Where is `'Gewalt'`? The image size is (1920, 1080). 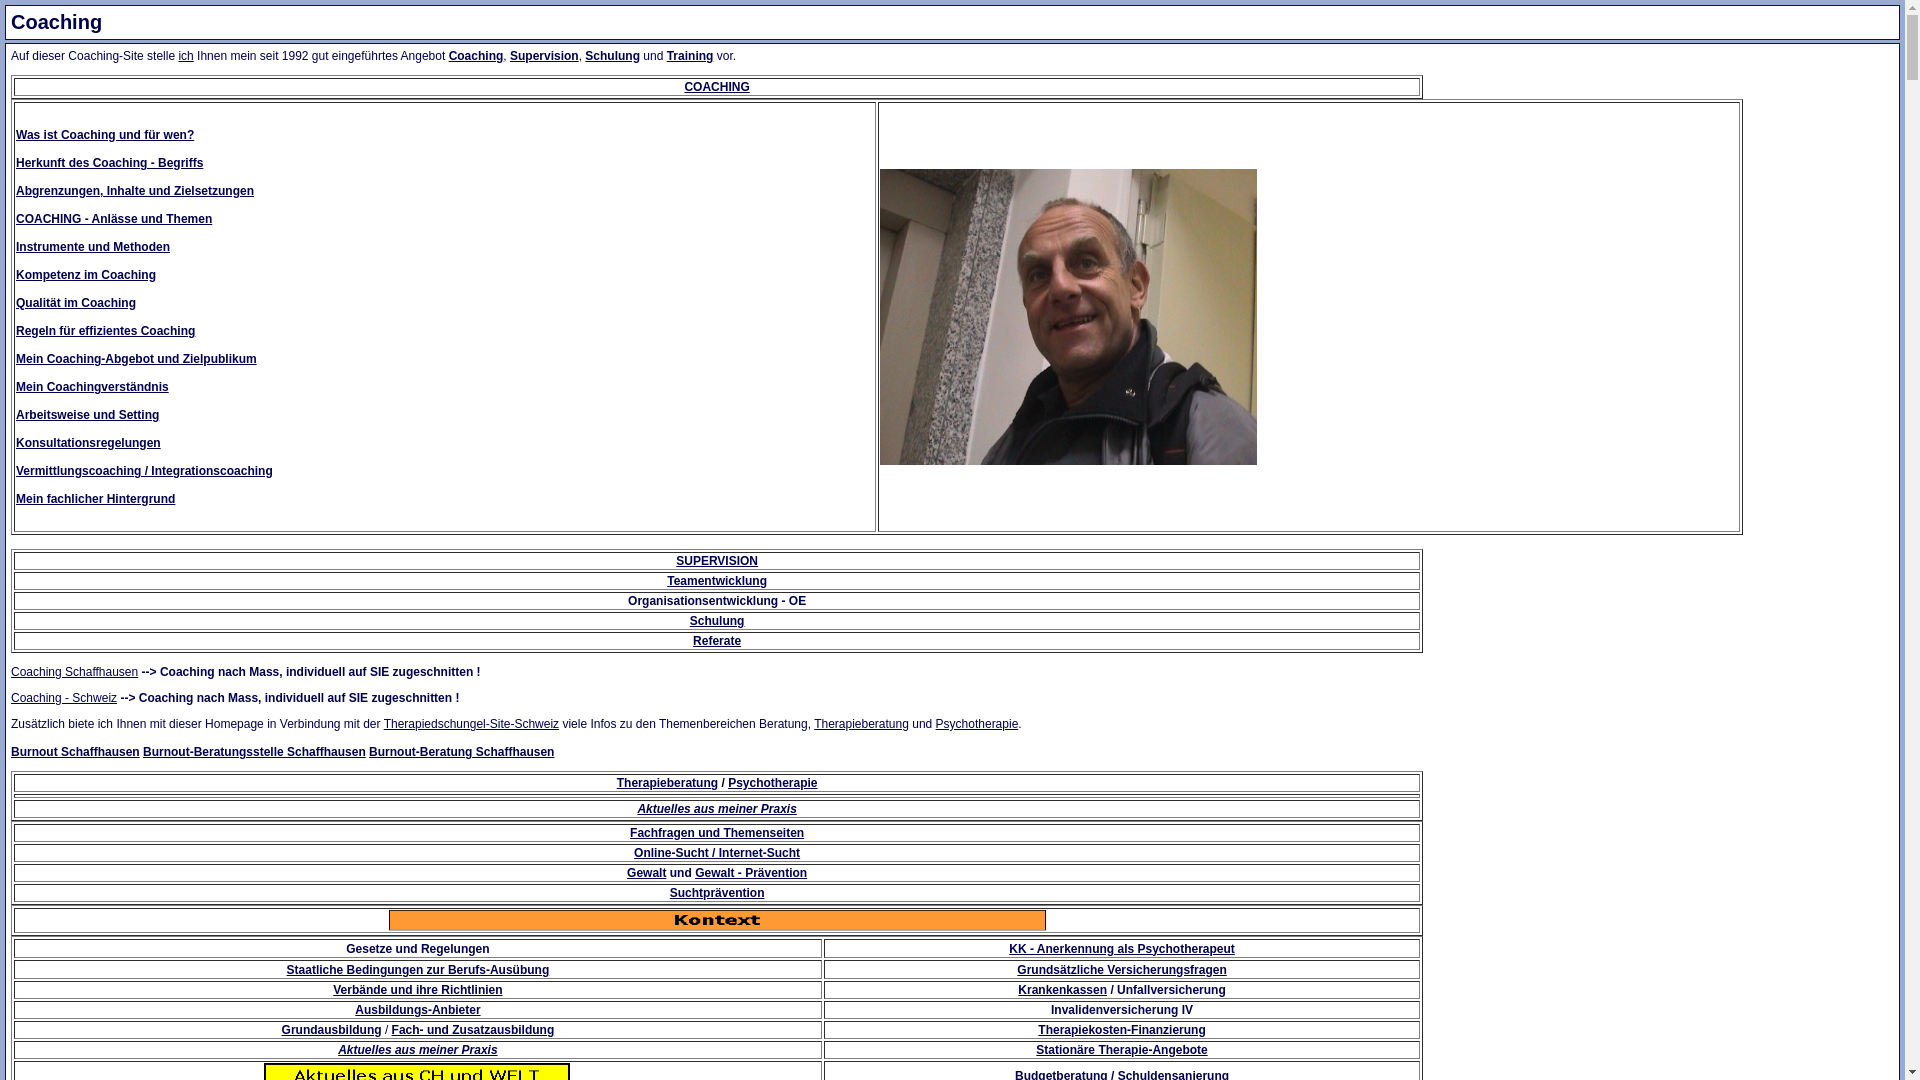 'Gewalt' is located at coordinates (646, 871).